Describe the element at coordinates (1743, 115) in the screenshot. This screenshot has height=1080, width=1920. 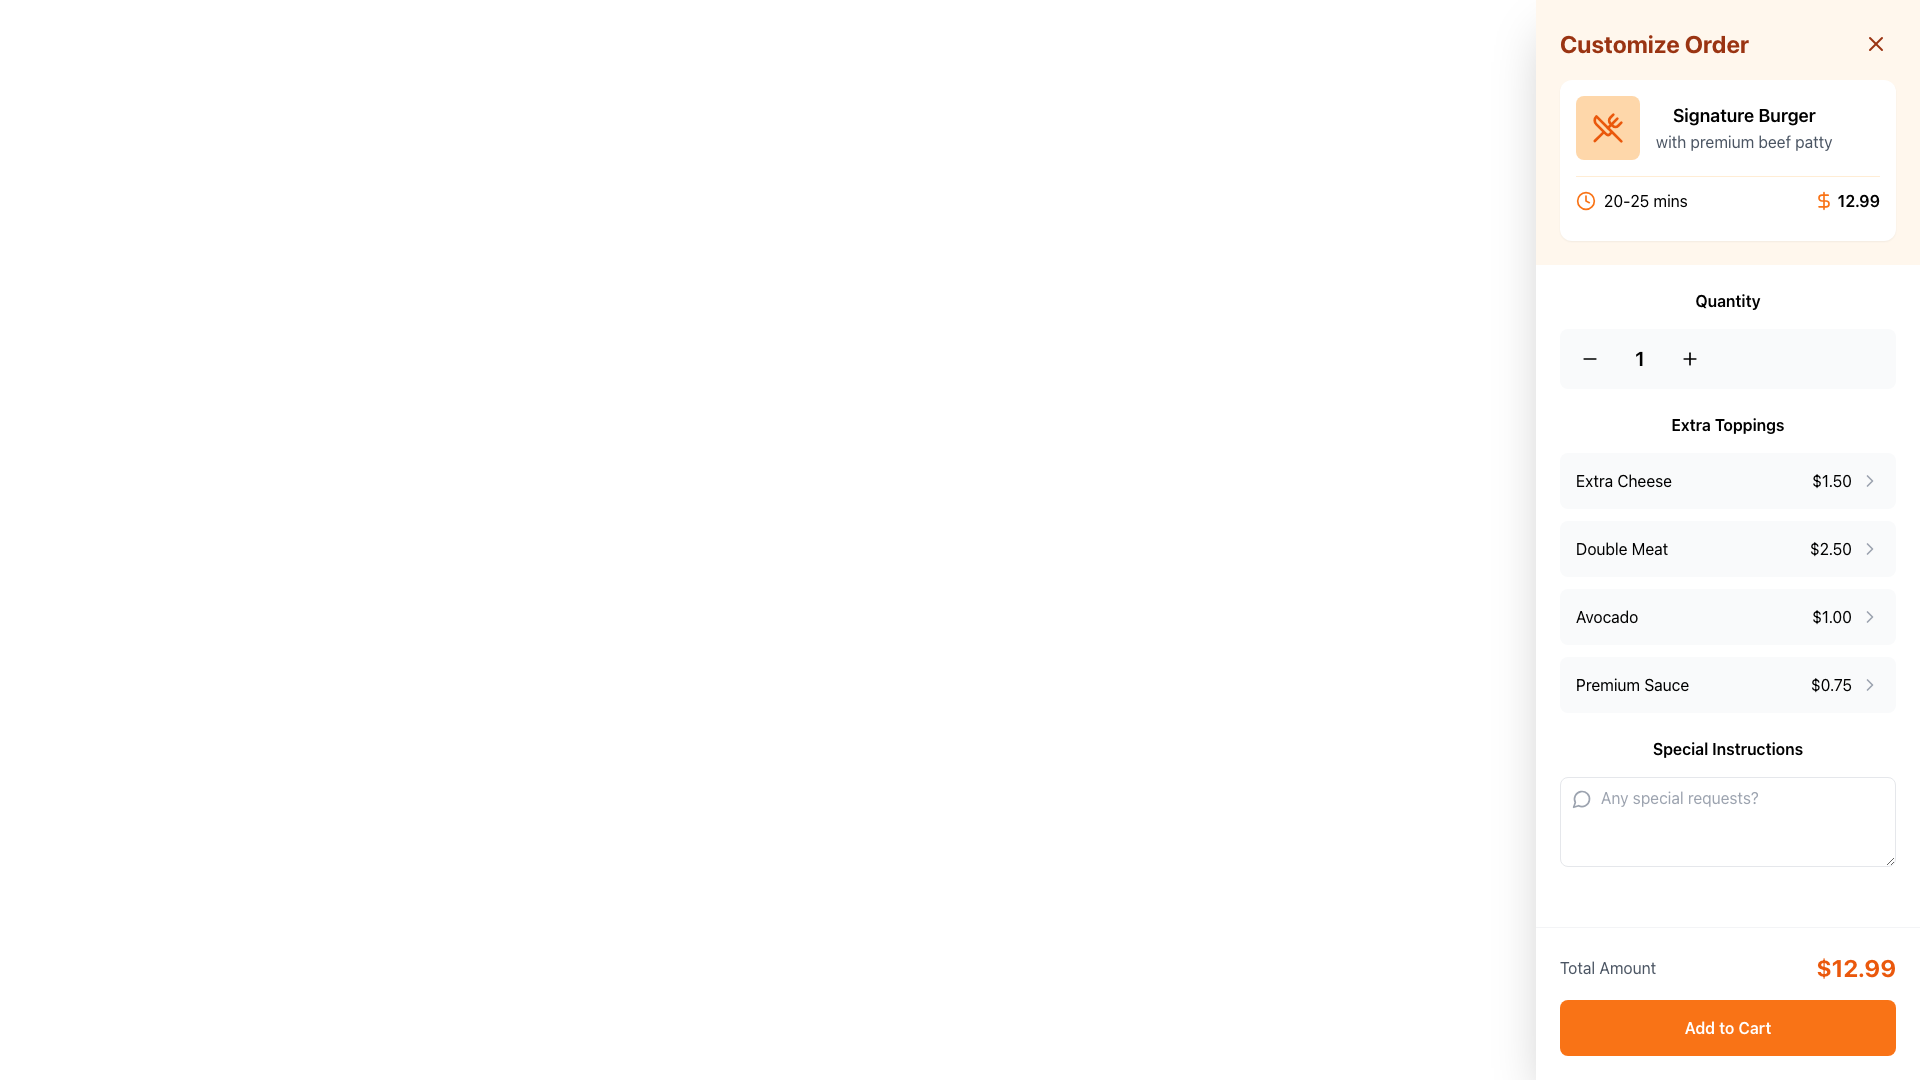
I see `the 'Signature Burger' text label, which is styled in bold and larger font, located at the top of the 'Customize Order' section` at that location.